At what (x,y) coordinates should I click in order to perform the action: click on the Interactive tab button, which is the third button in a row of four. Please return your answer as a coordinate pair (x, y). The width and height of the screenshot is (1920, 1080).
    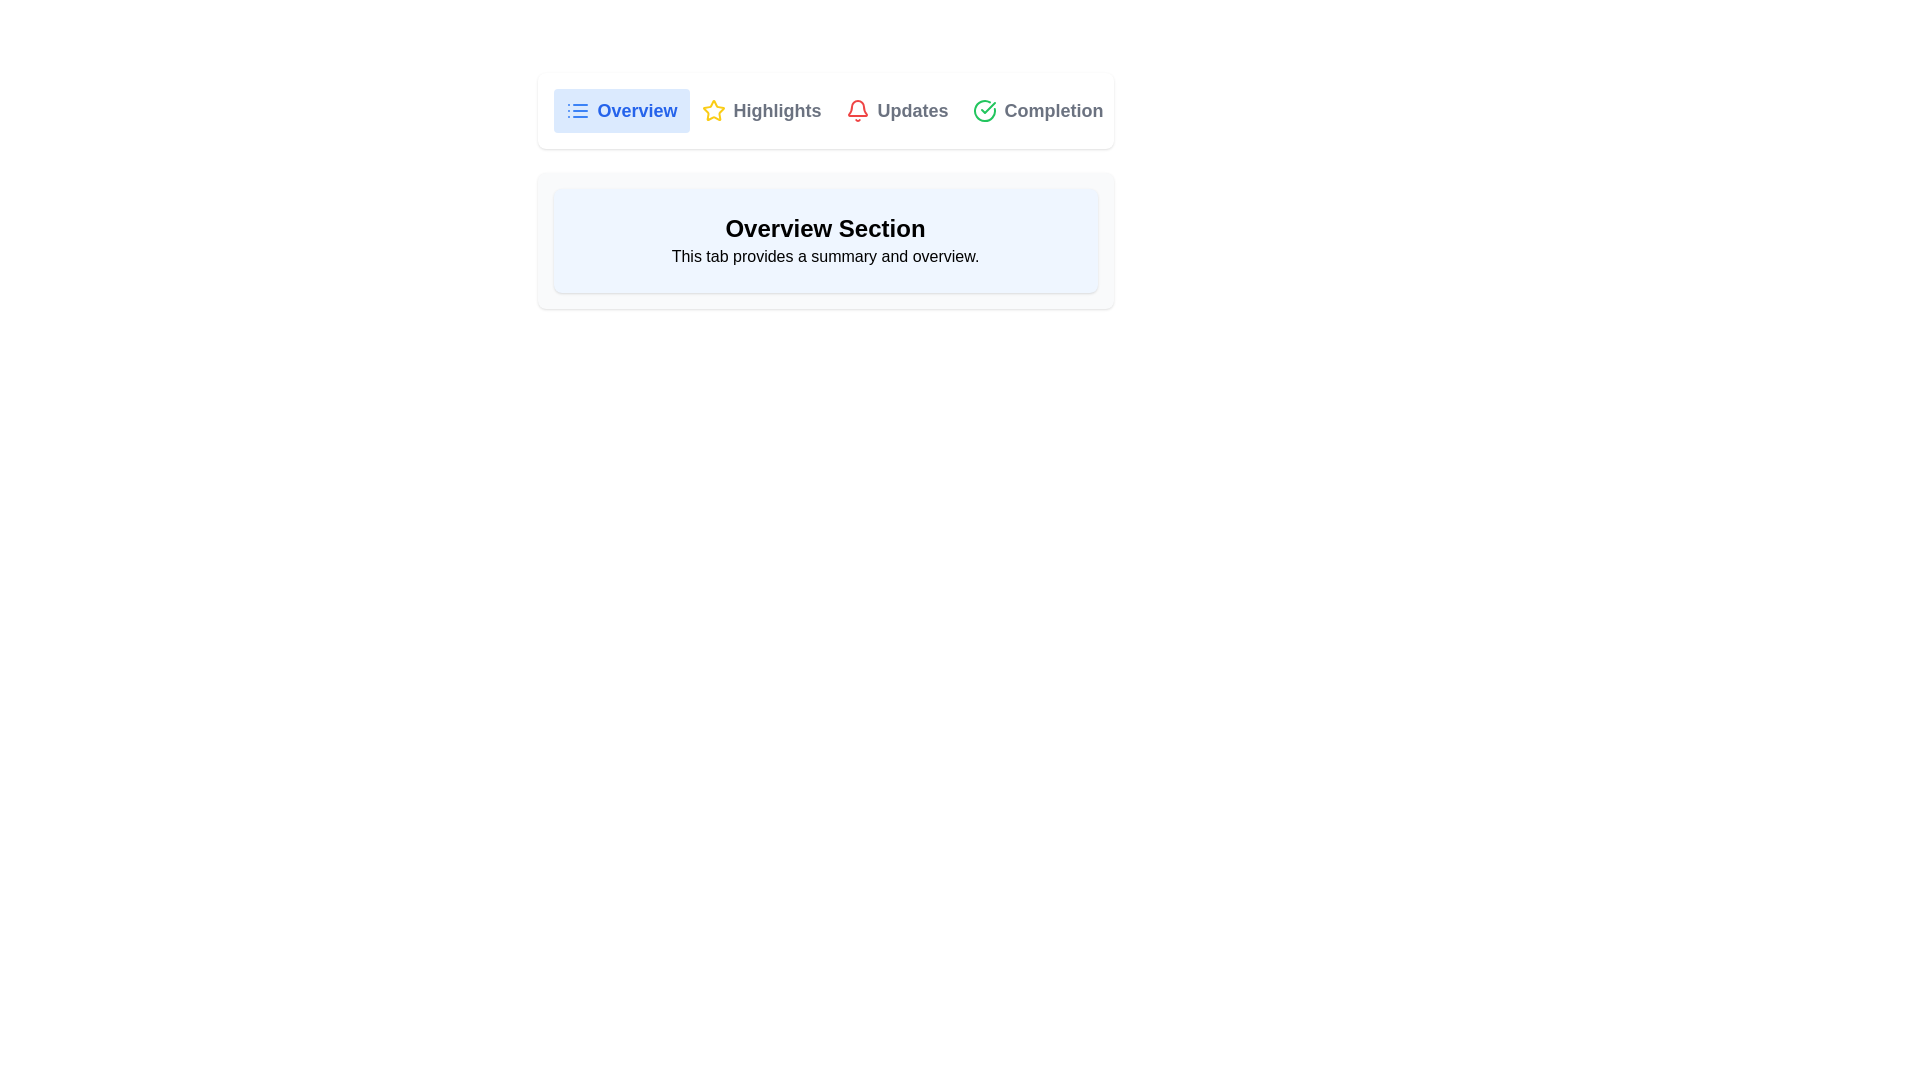
    Looking at the image, I should click on (896, 111).